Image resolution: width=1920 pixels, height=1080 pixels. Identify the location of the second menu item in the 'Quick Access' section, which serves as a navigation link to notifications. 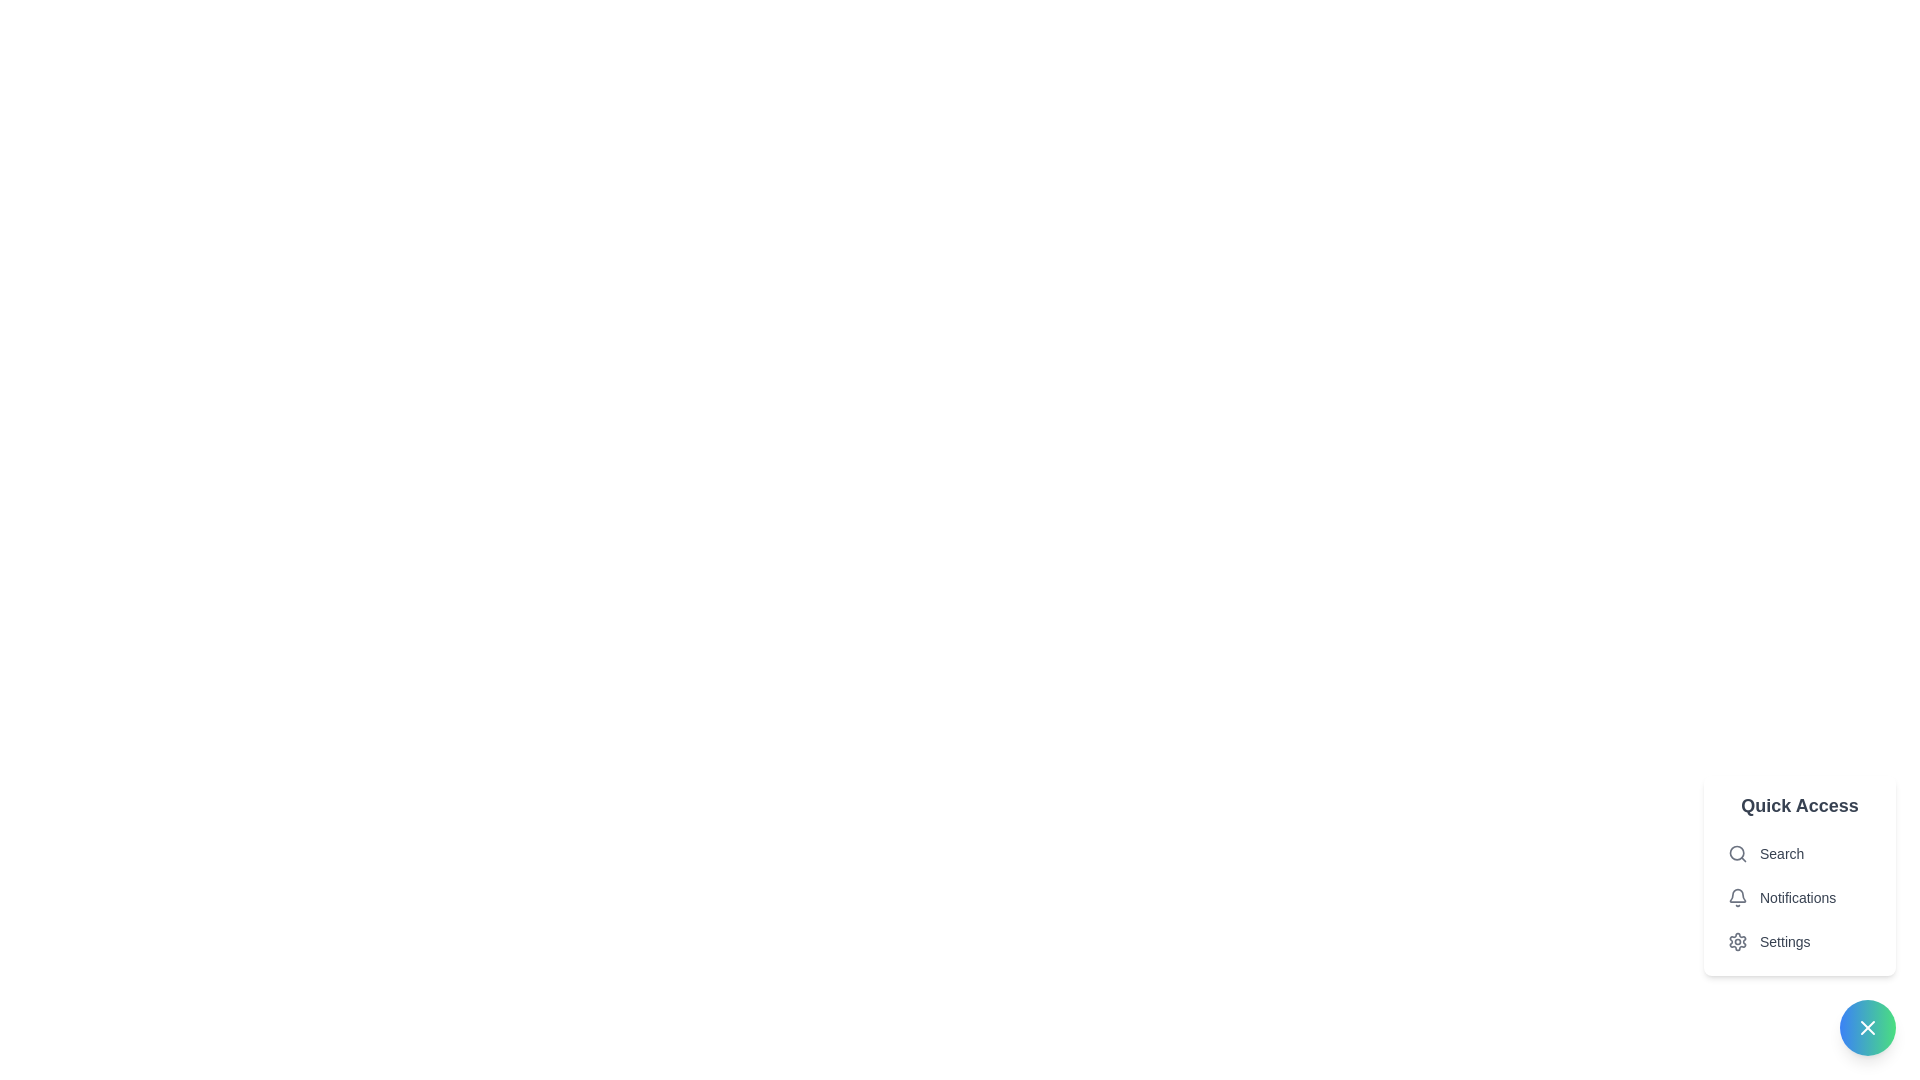
(1800, 897).